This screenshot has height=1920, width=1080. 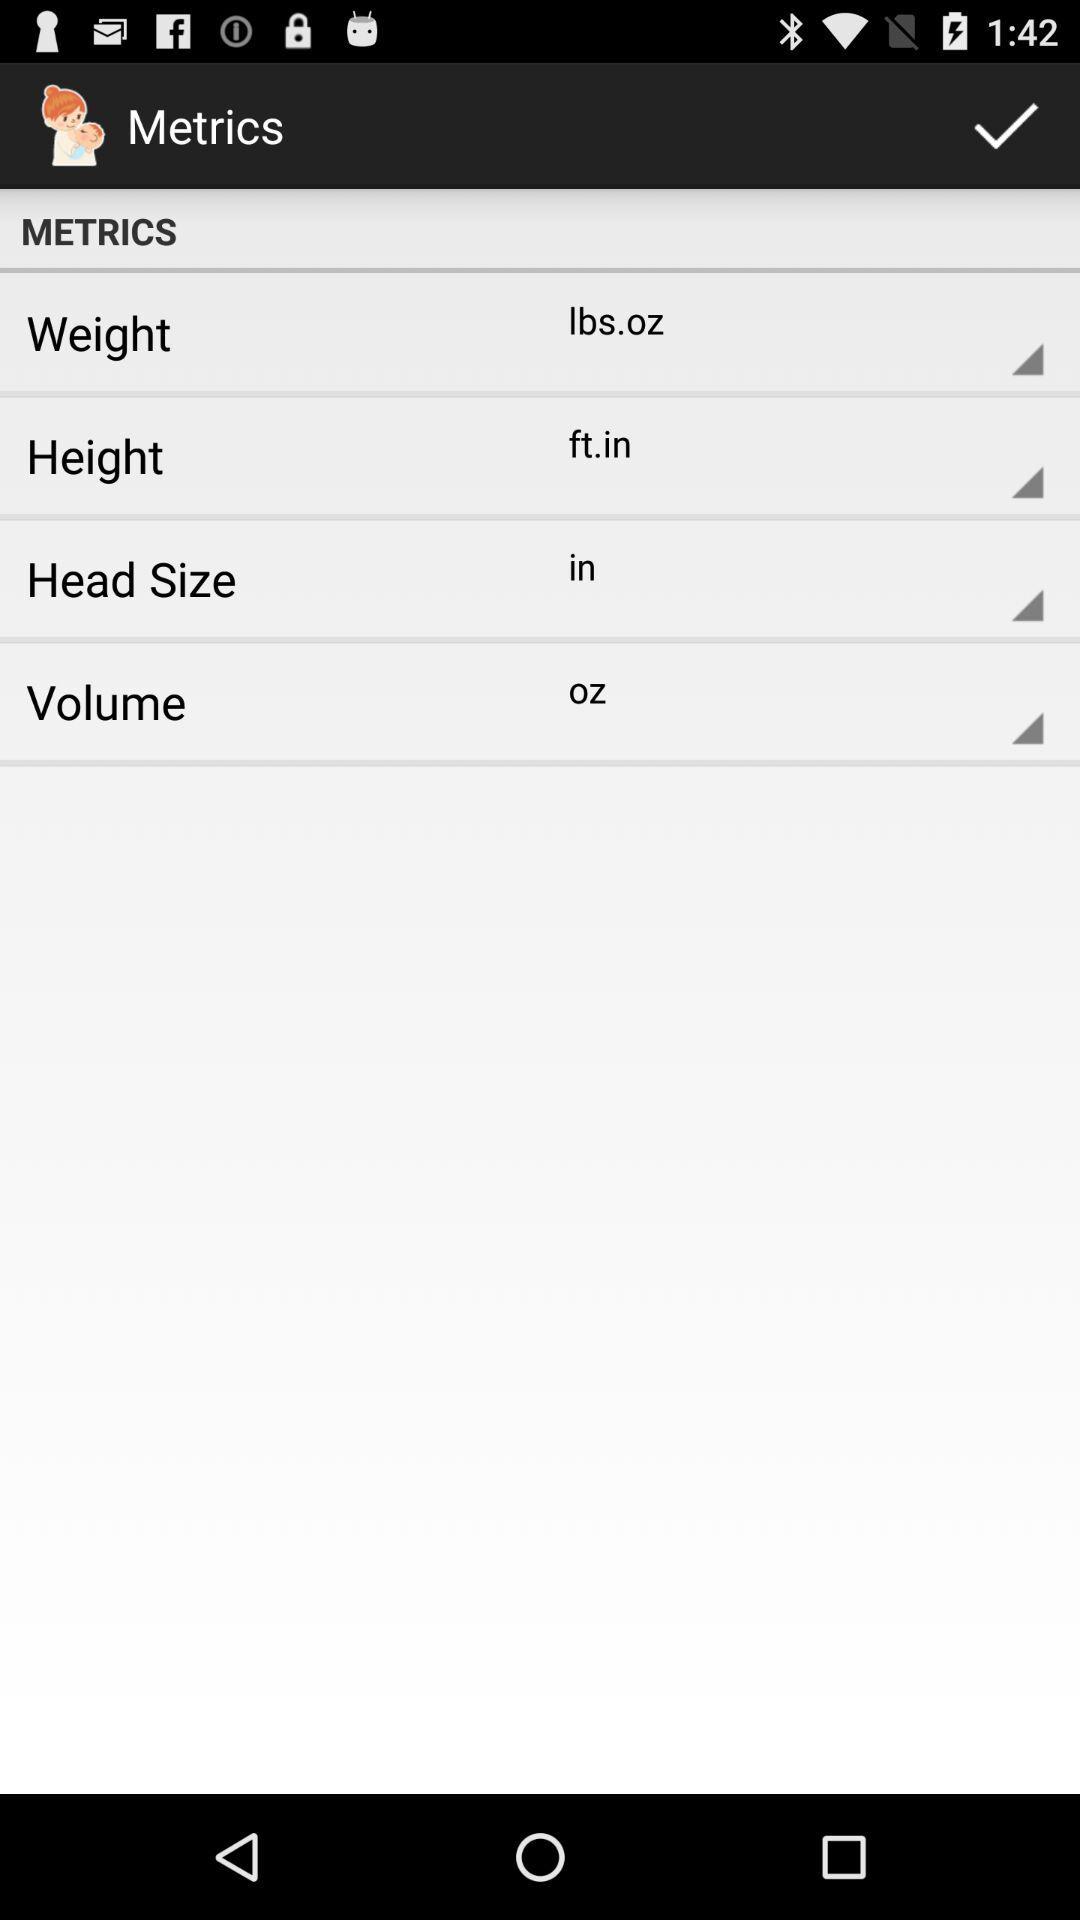 I want to click on icon to the right of the weight item, so click(x=789, y=332).